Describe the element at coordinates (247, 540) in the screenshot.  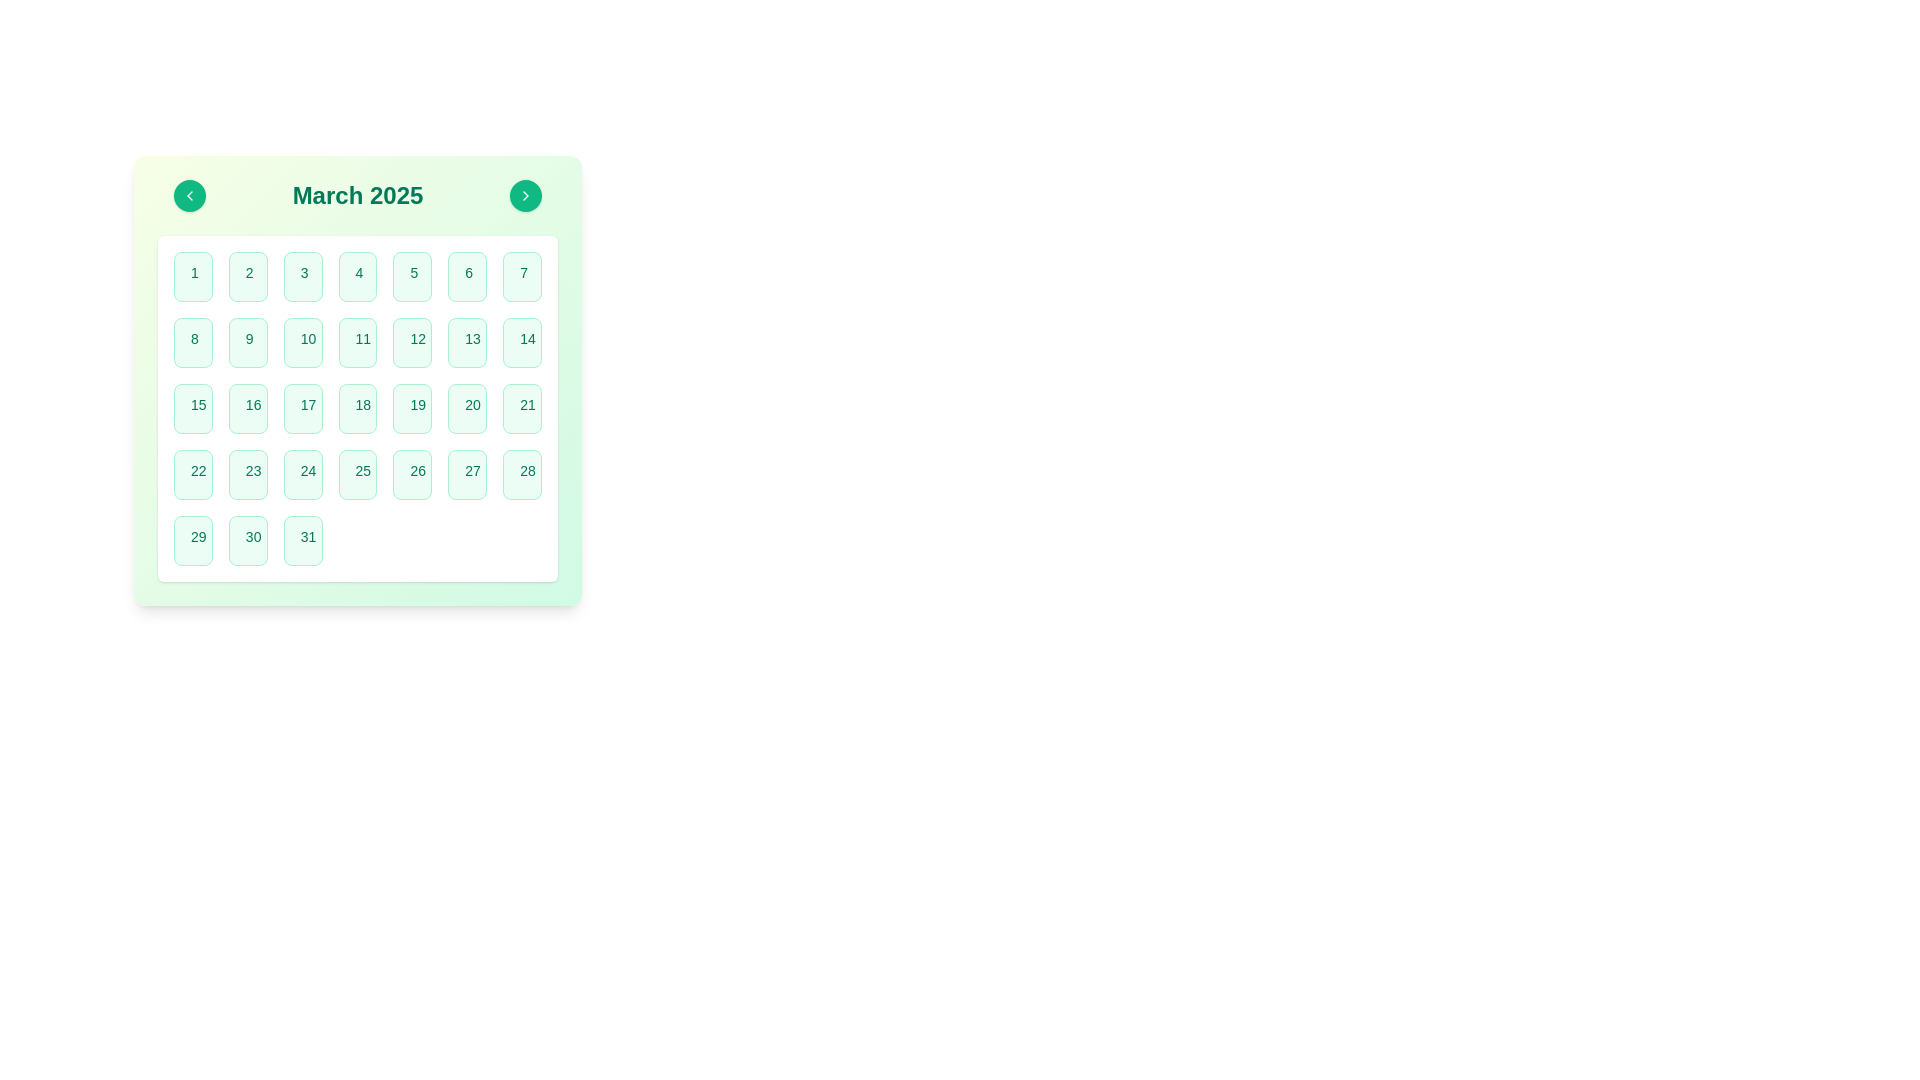
I see `the Calendar day button representing the 30th day of March 2025, located in the last row and third column of the calendar grid` at that location.